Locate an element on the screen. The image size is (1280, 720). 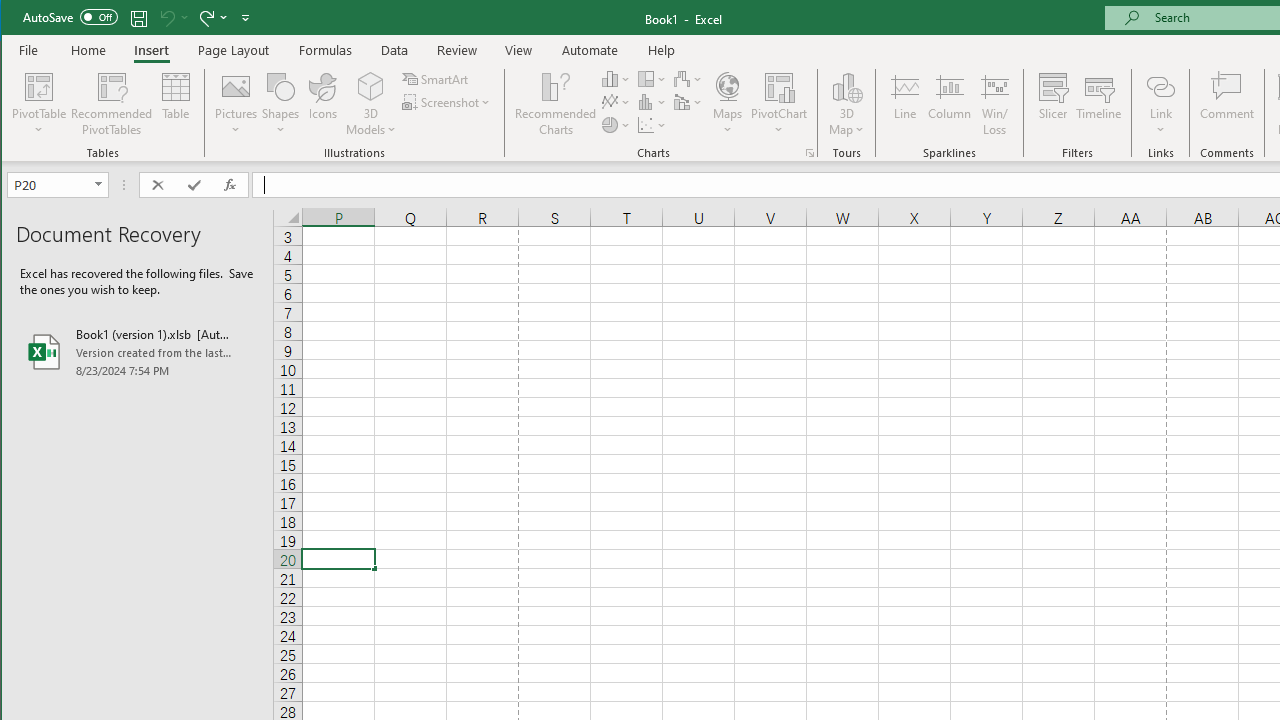
'Data' is located at coordinates (395, 49).